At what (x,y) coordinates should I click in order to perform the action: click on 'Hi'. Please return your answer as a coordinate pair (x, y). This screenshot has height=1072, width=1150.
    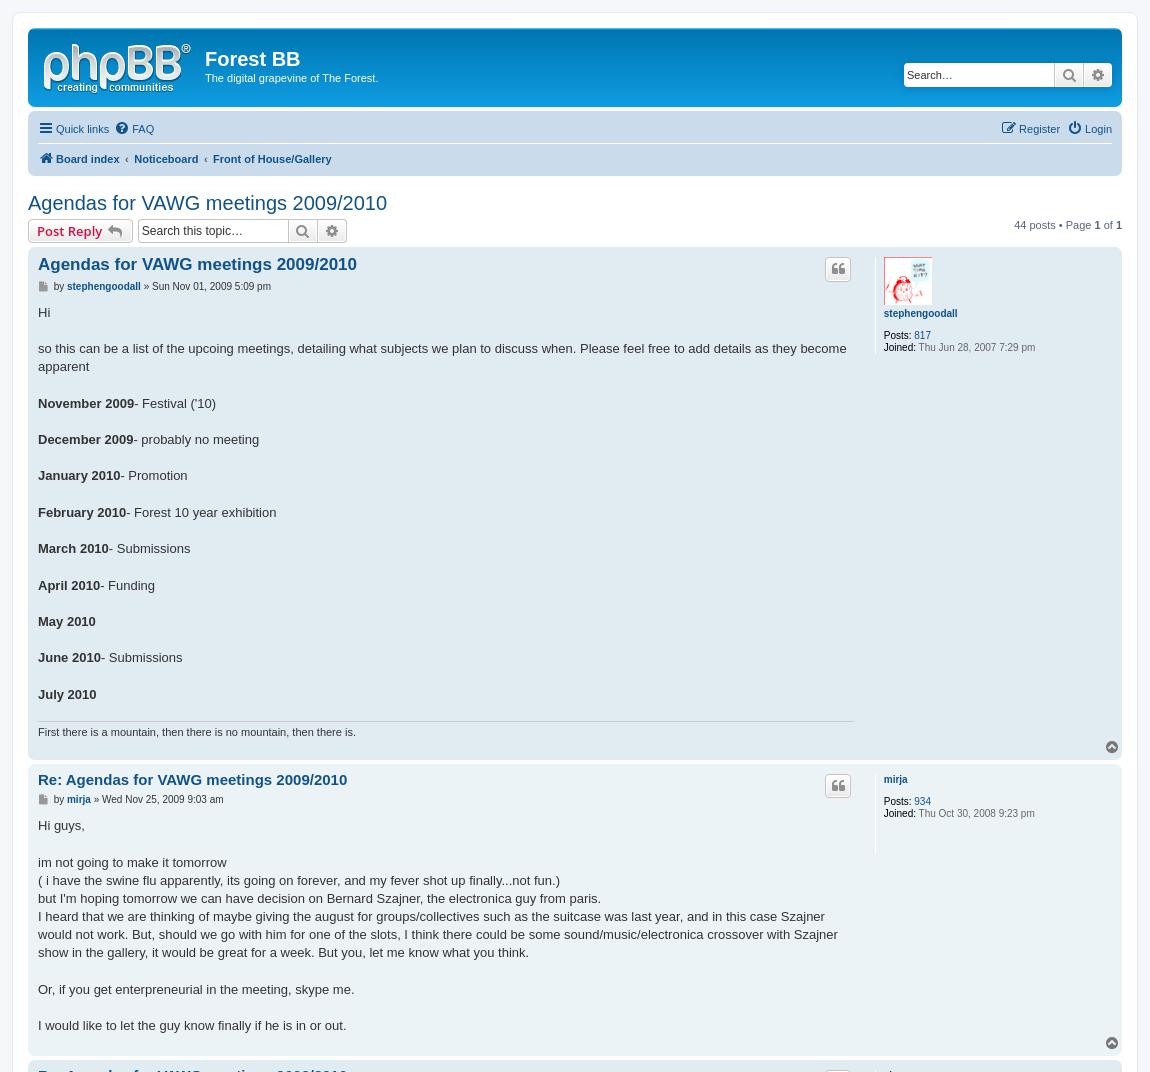
    Looking at the image, I should click on (43, 310).